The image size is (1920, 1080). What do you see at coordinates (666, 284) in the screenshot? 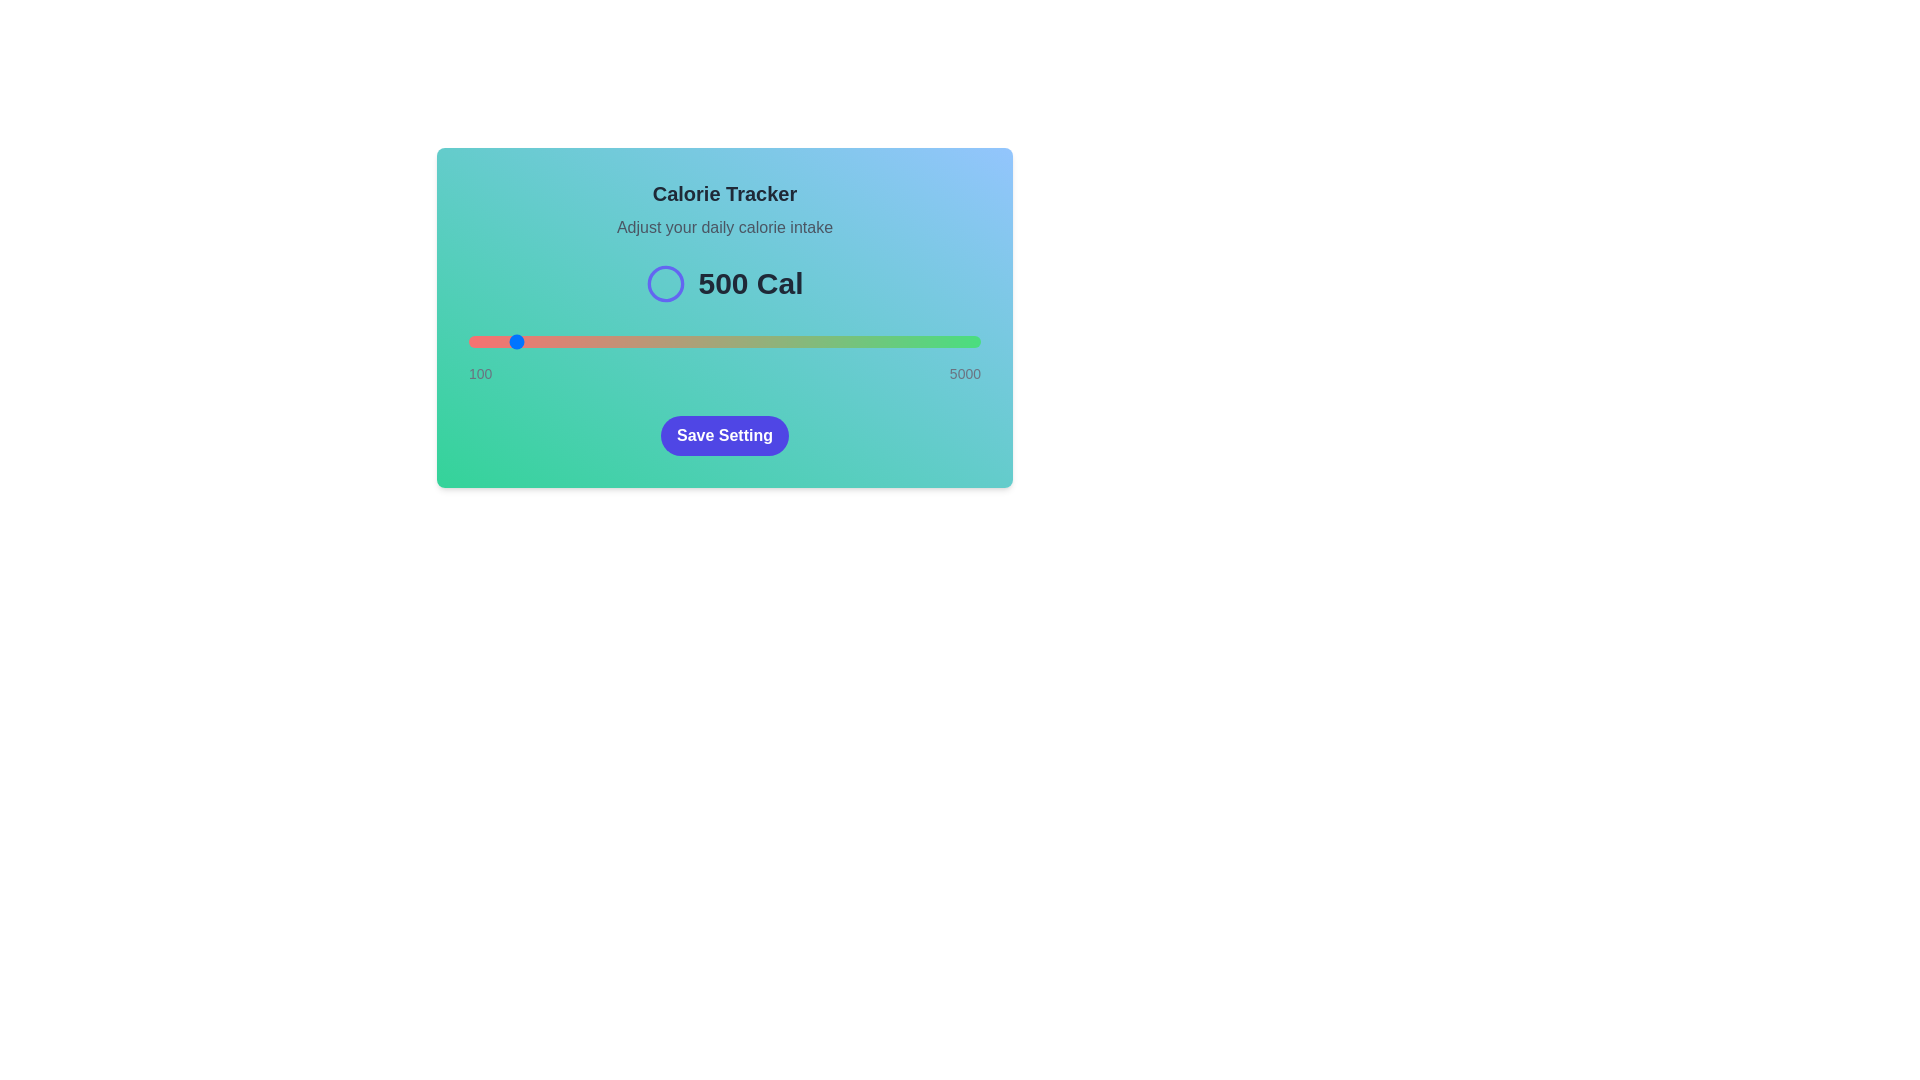
I see `the circular icon near the calorie value` at bounding box center [666, 284].